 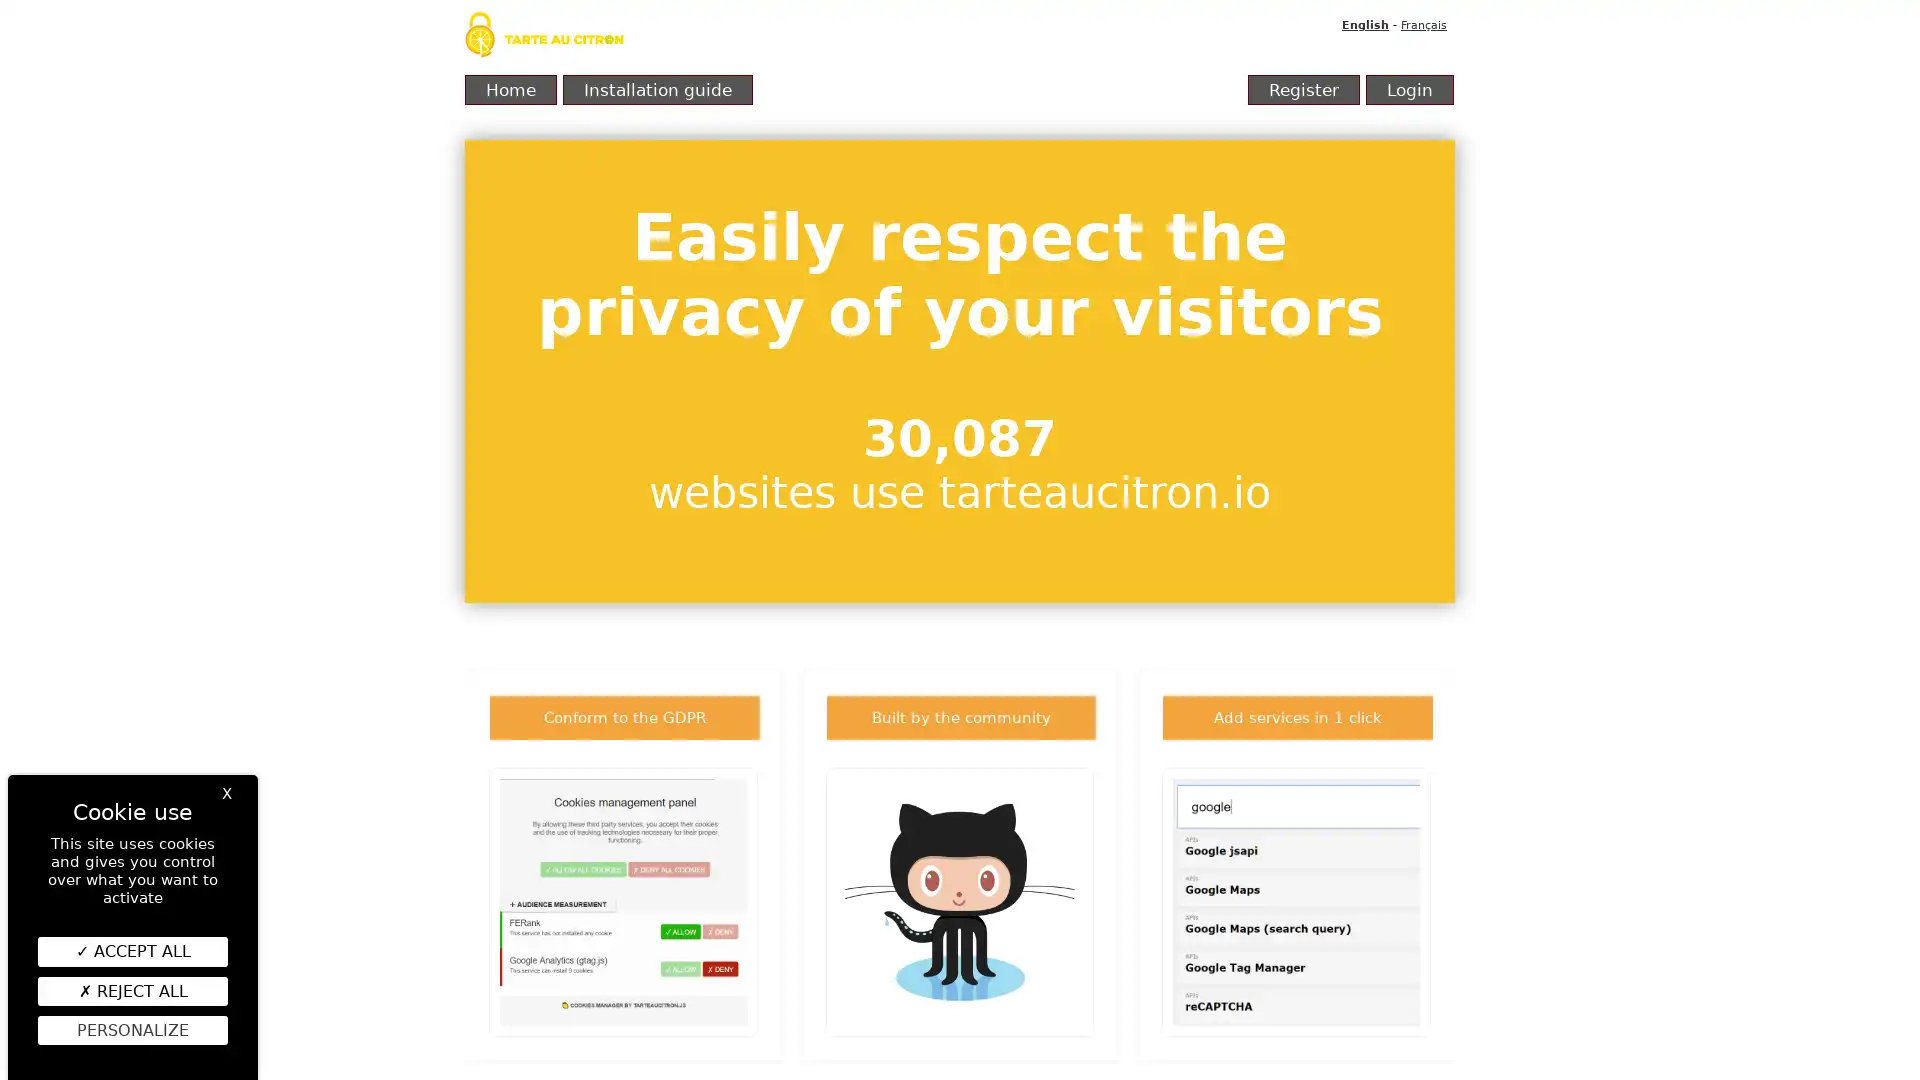 I want to click on ACCEPT ALL, so click(x=132, y=950).